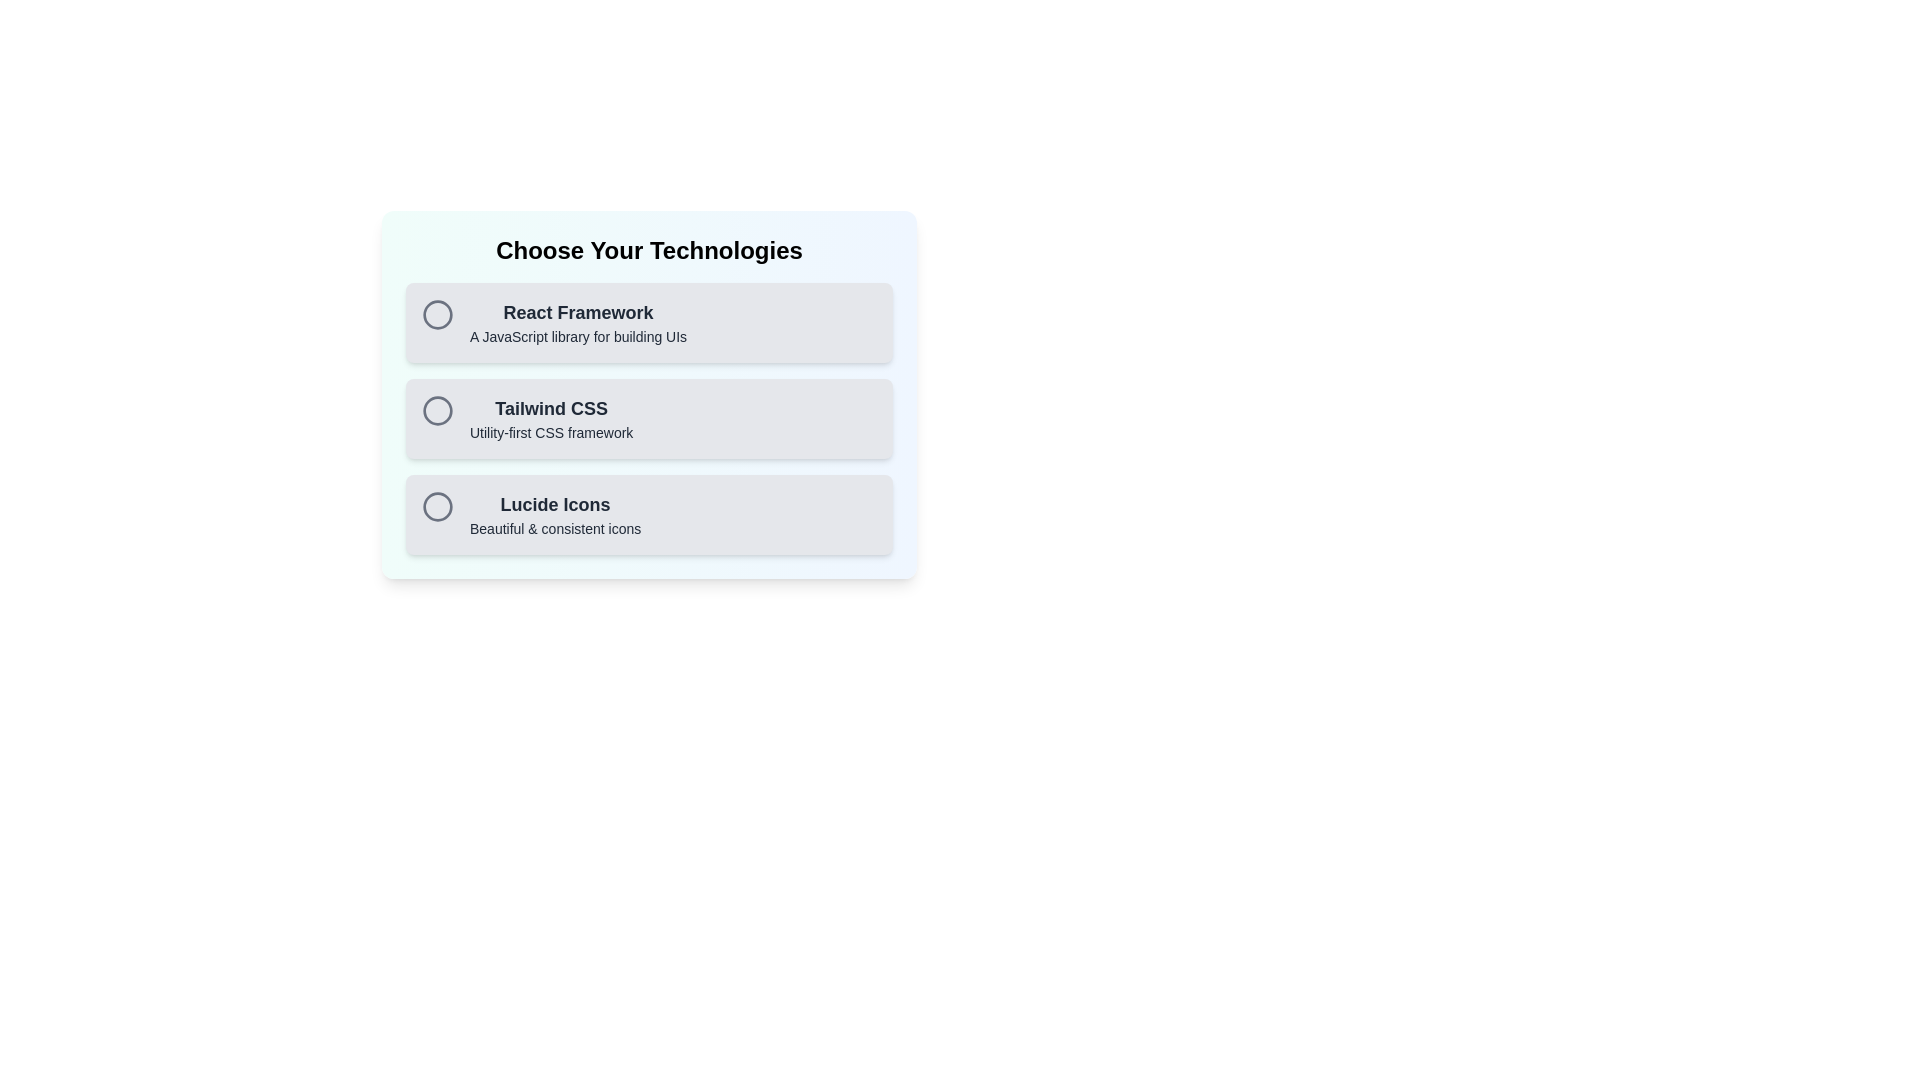 The width and height of the screenshot is (1920, 1080). I want to click on the chip labeled Lucide Icons to observe visual feedback, so click(649, 514).